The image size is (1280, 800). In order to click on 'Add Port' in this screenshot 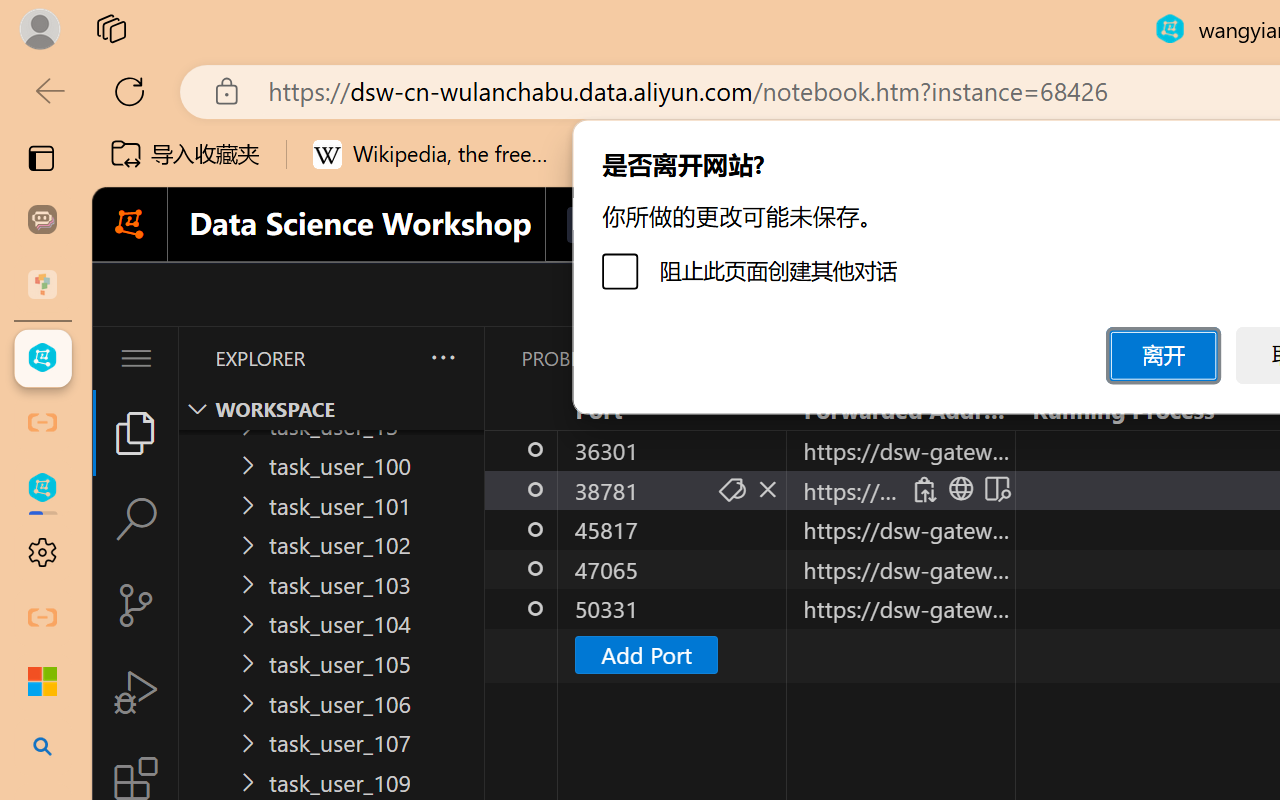, I will do `click(645, 653)`.